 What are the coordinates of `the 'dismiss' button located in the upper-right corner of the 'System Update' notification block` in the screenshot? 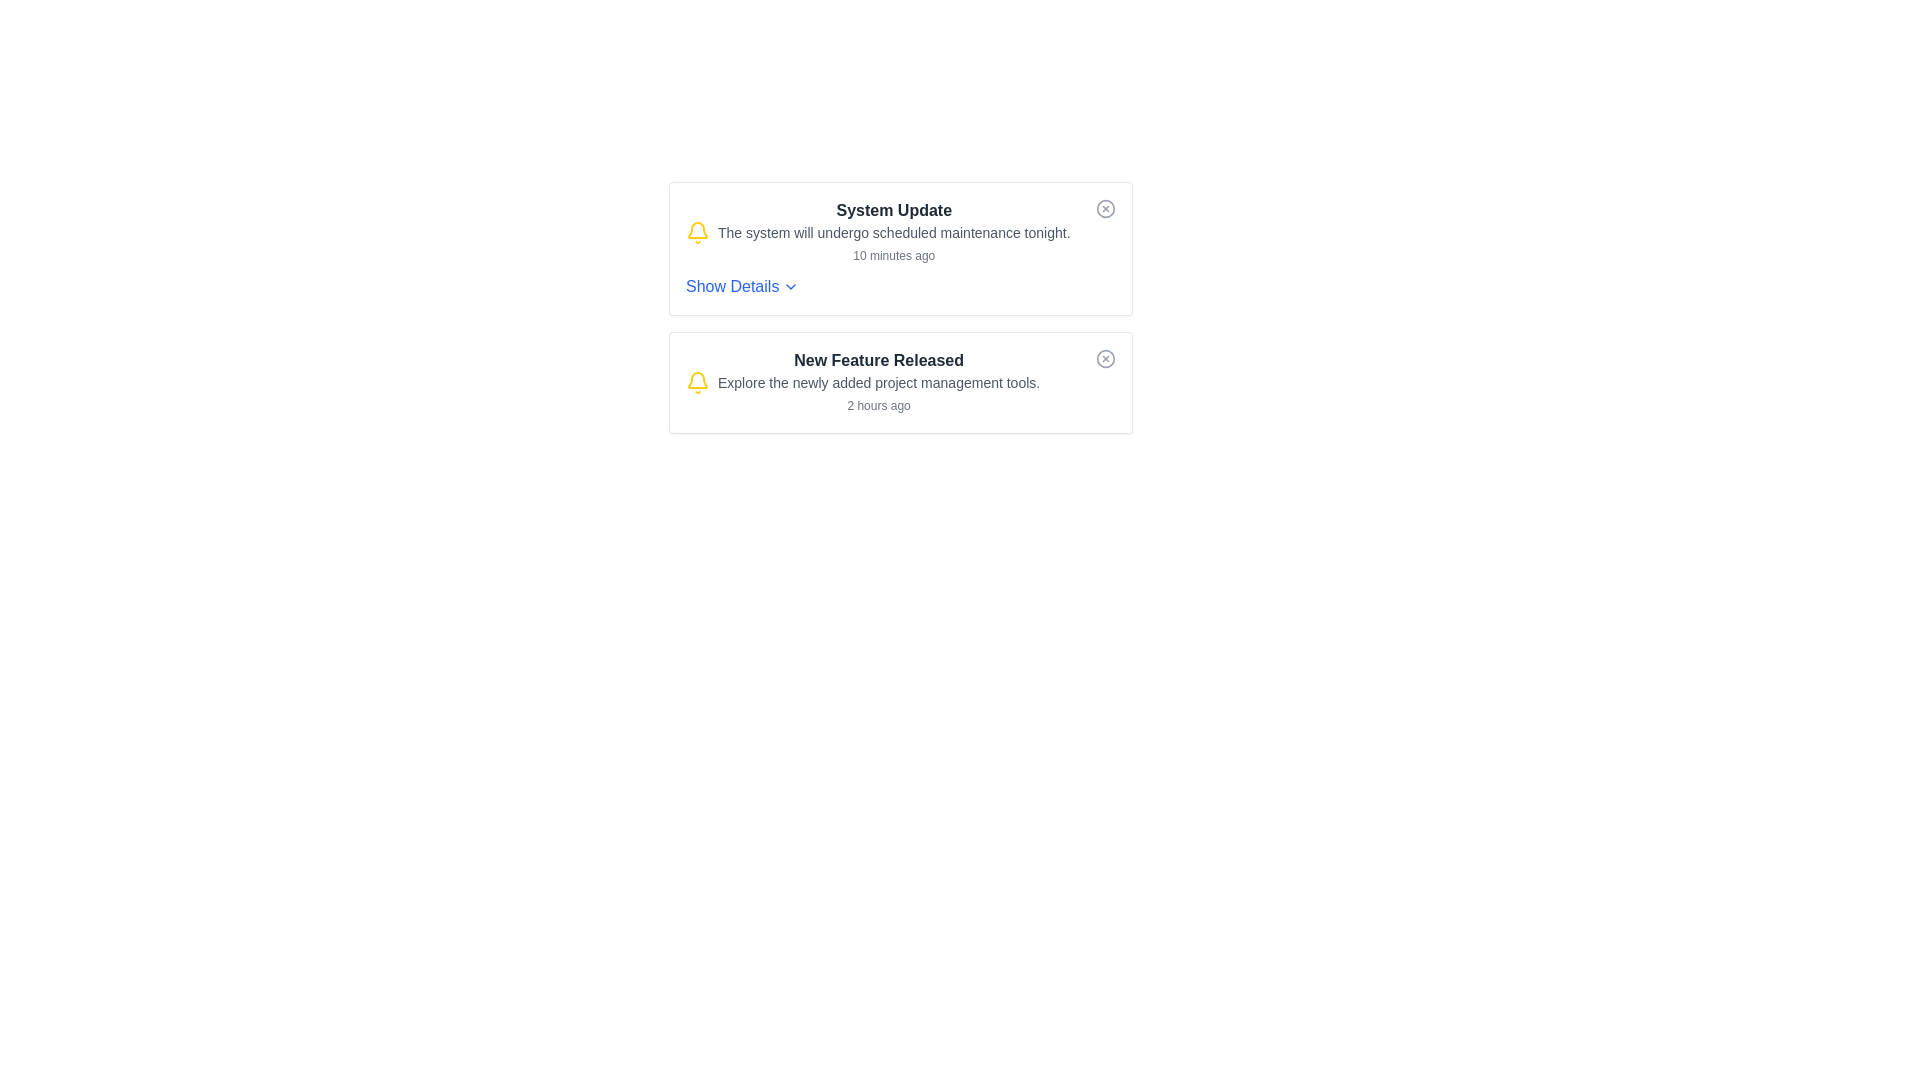 It's located at (1104, 208).